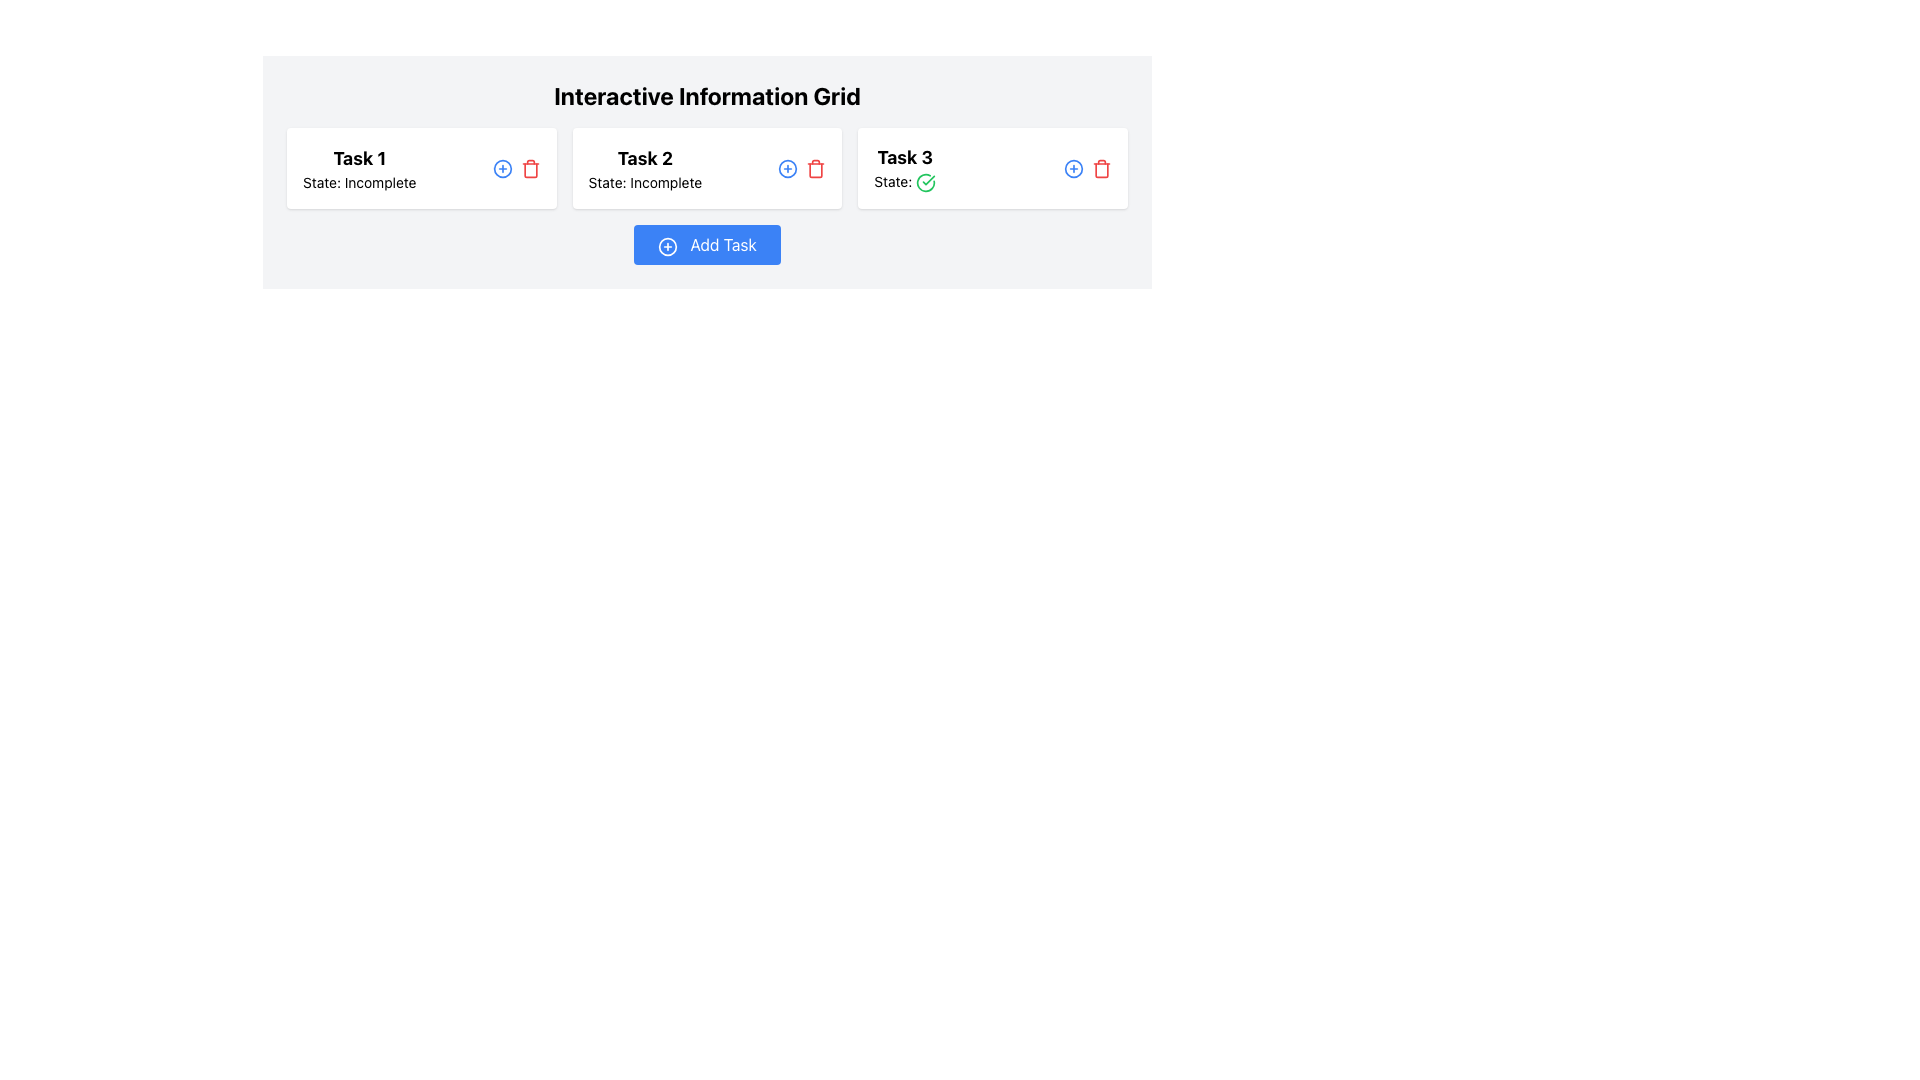 The width and height of the screenshot is (1920, 1080). Describe the element at coordinates (645, 182) in the screenshot. I see `the Text Display that shows the current state of the task, indicating it is incomplete, located beneath the 'Task 2' header in the center card of a grid` at that location.